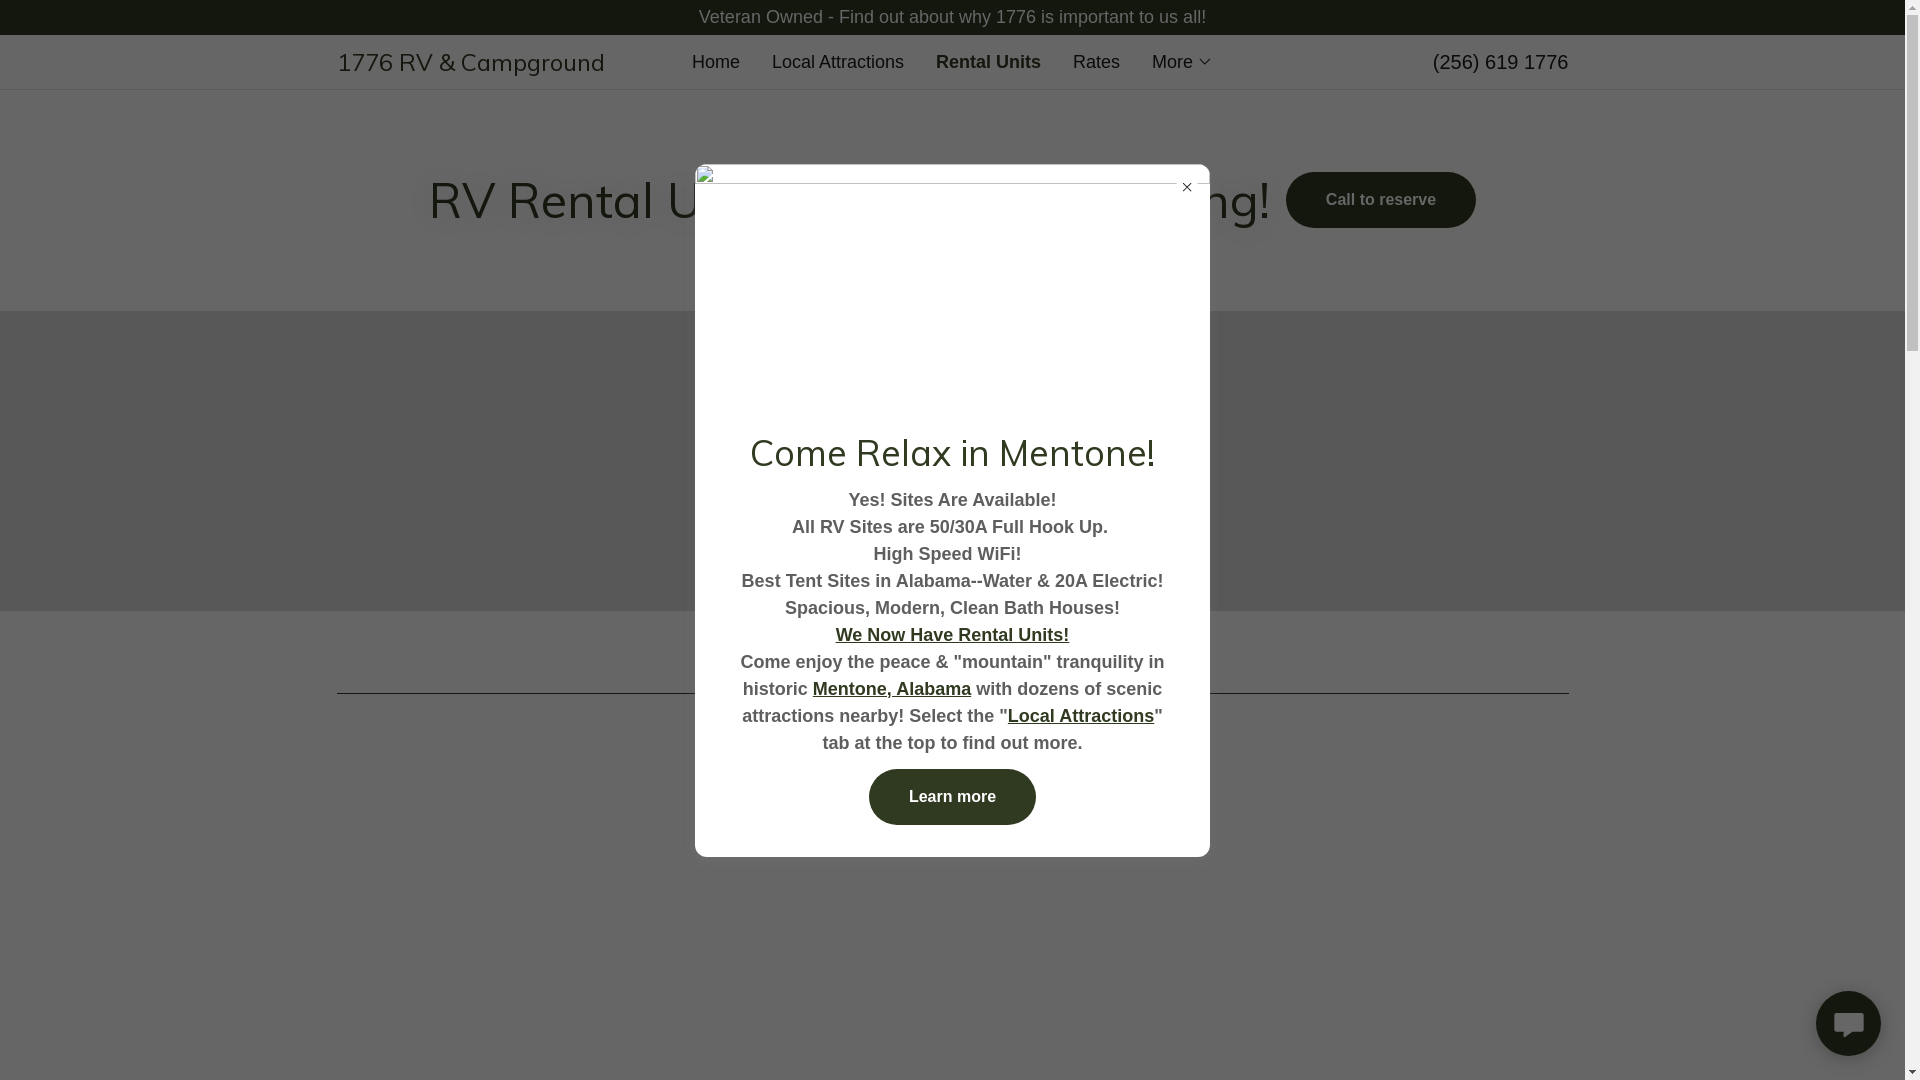 This screenshot has width=1920, height=1080. What do you see at coordinates (1501, 60) in the screenshot?
I see `'(256) 619 1776'` at bounding box center [1501, 60].